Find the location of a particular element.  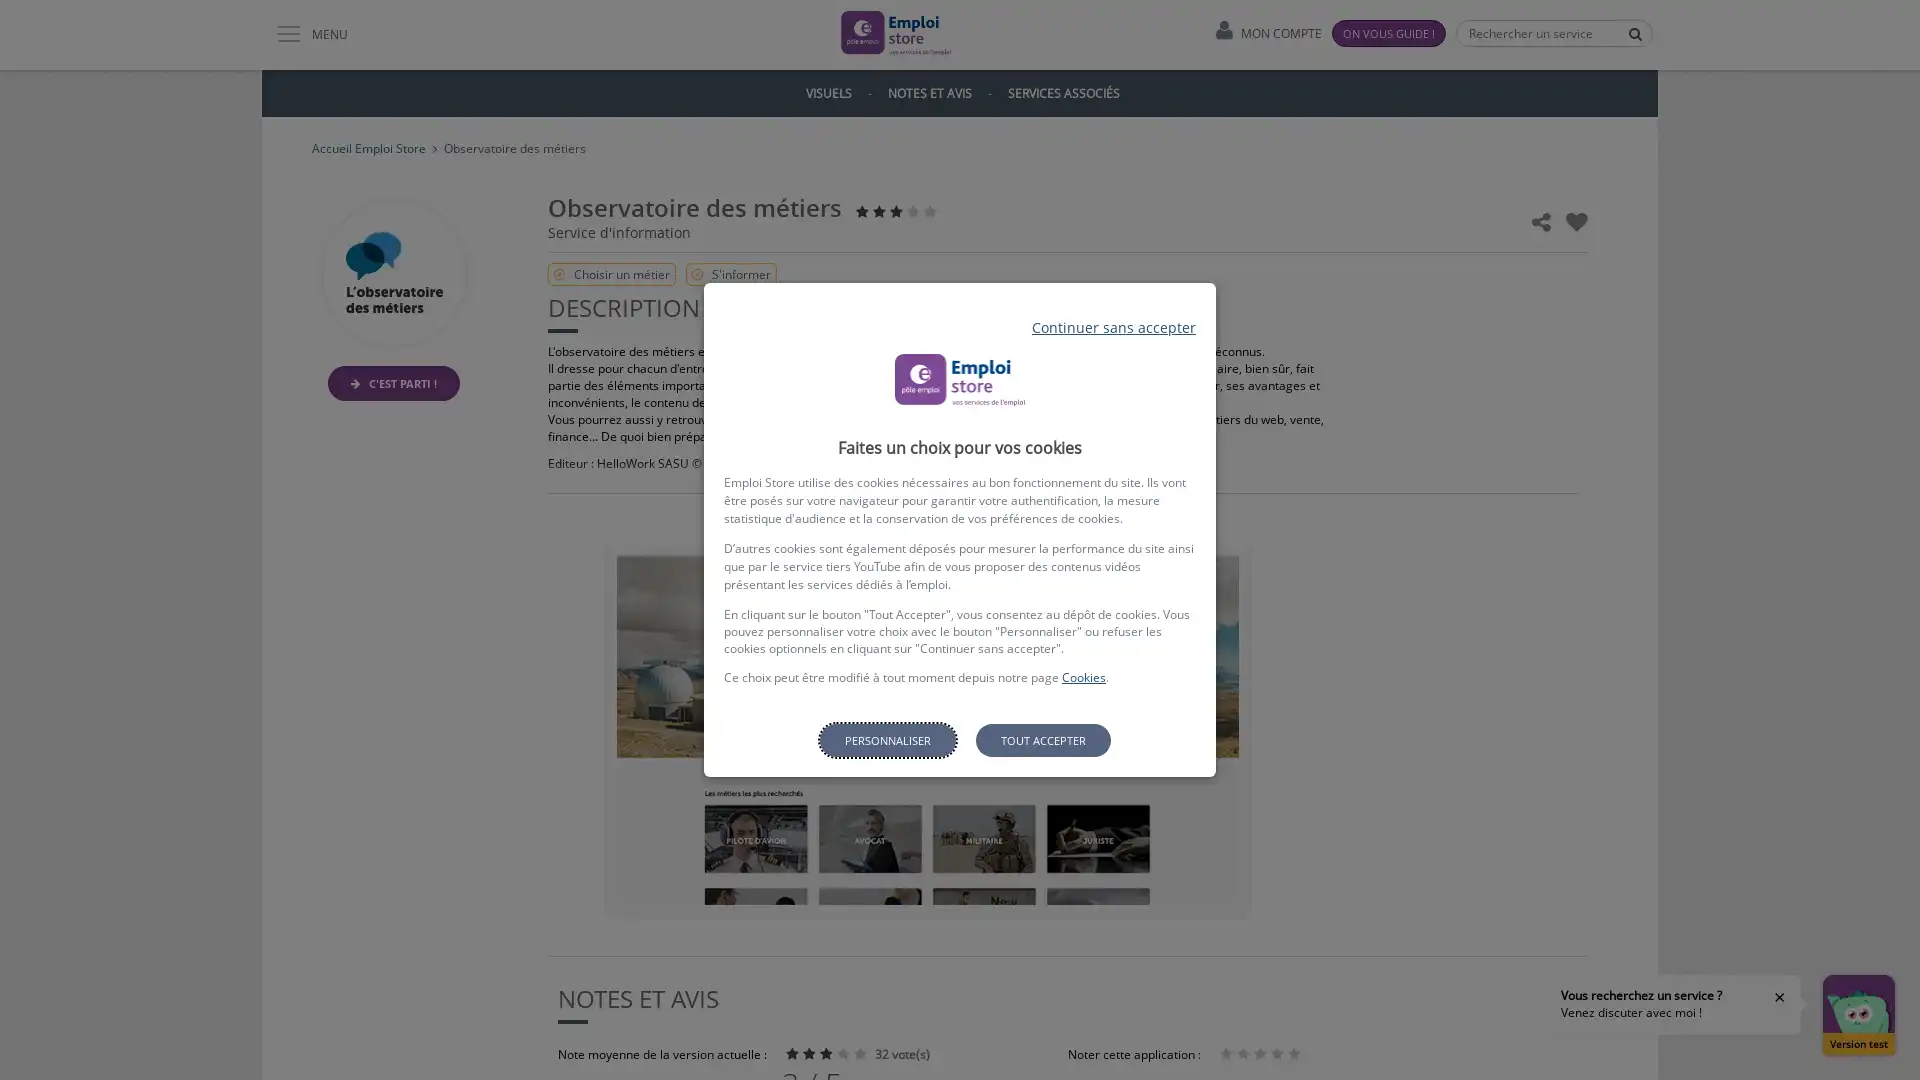

Ouvrir la fenetre de discussion Version test is located at coordinates (1857, 1014).